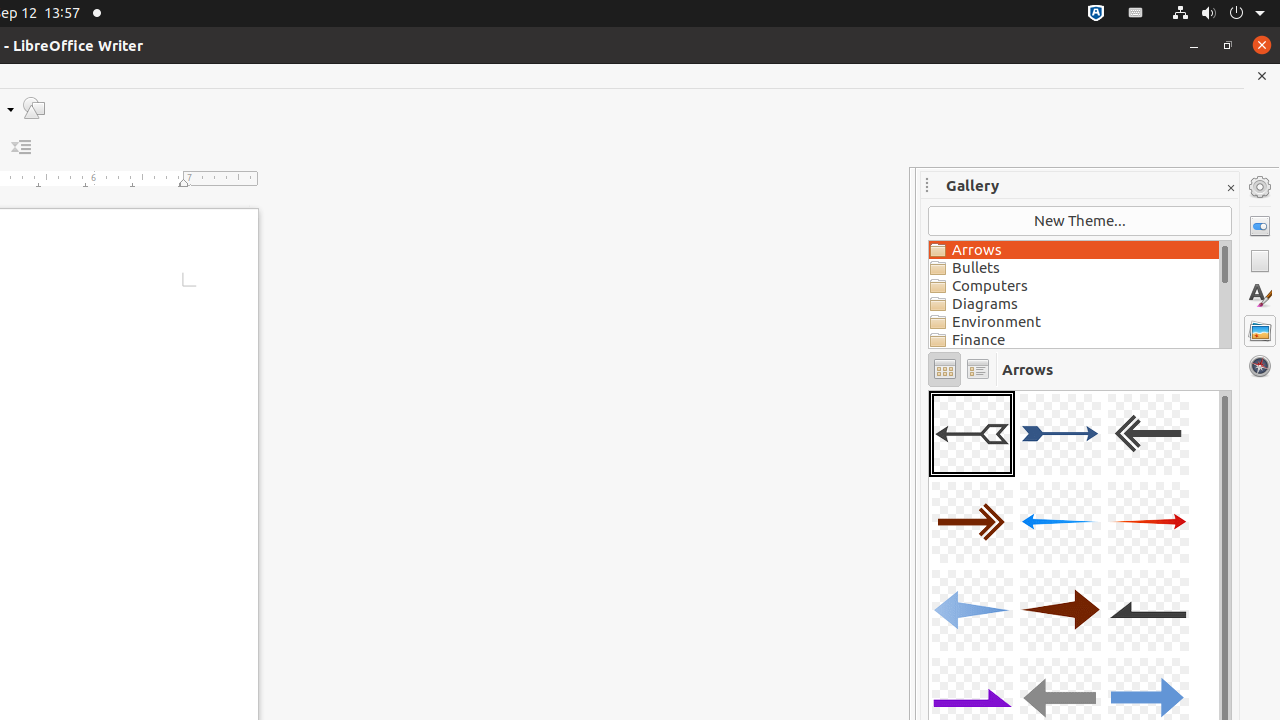 The width and height of the screenshot is (1280, 720). What do you see at coordinates (943, 369) in the screenshot?
I see `'Icon View'` at bounding box center [943, 369].